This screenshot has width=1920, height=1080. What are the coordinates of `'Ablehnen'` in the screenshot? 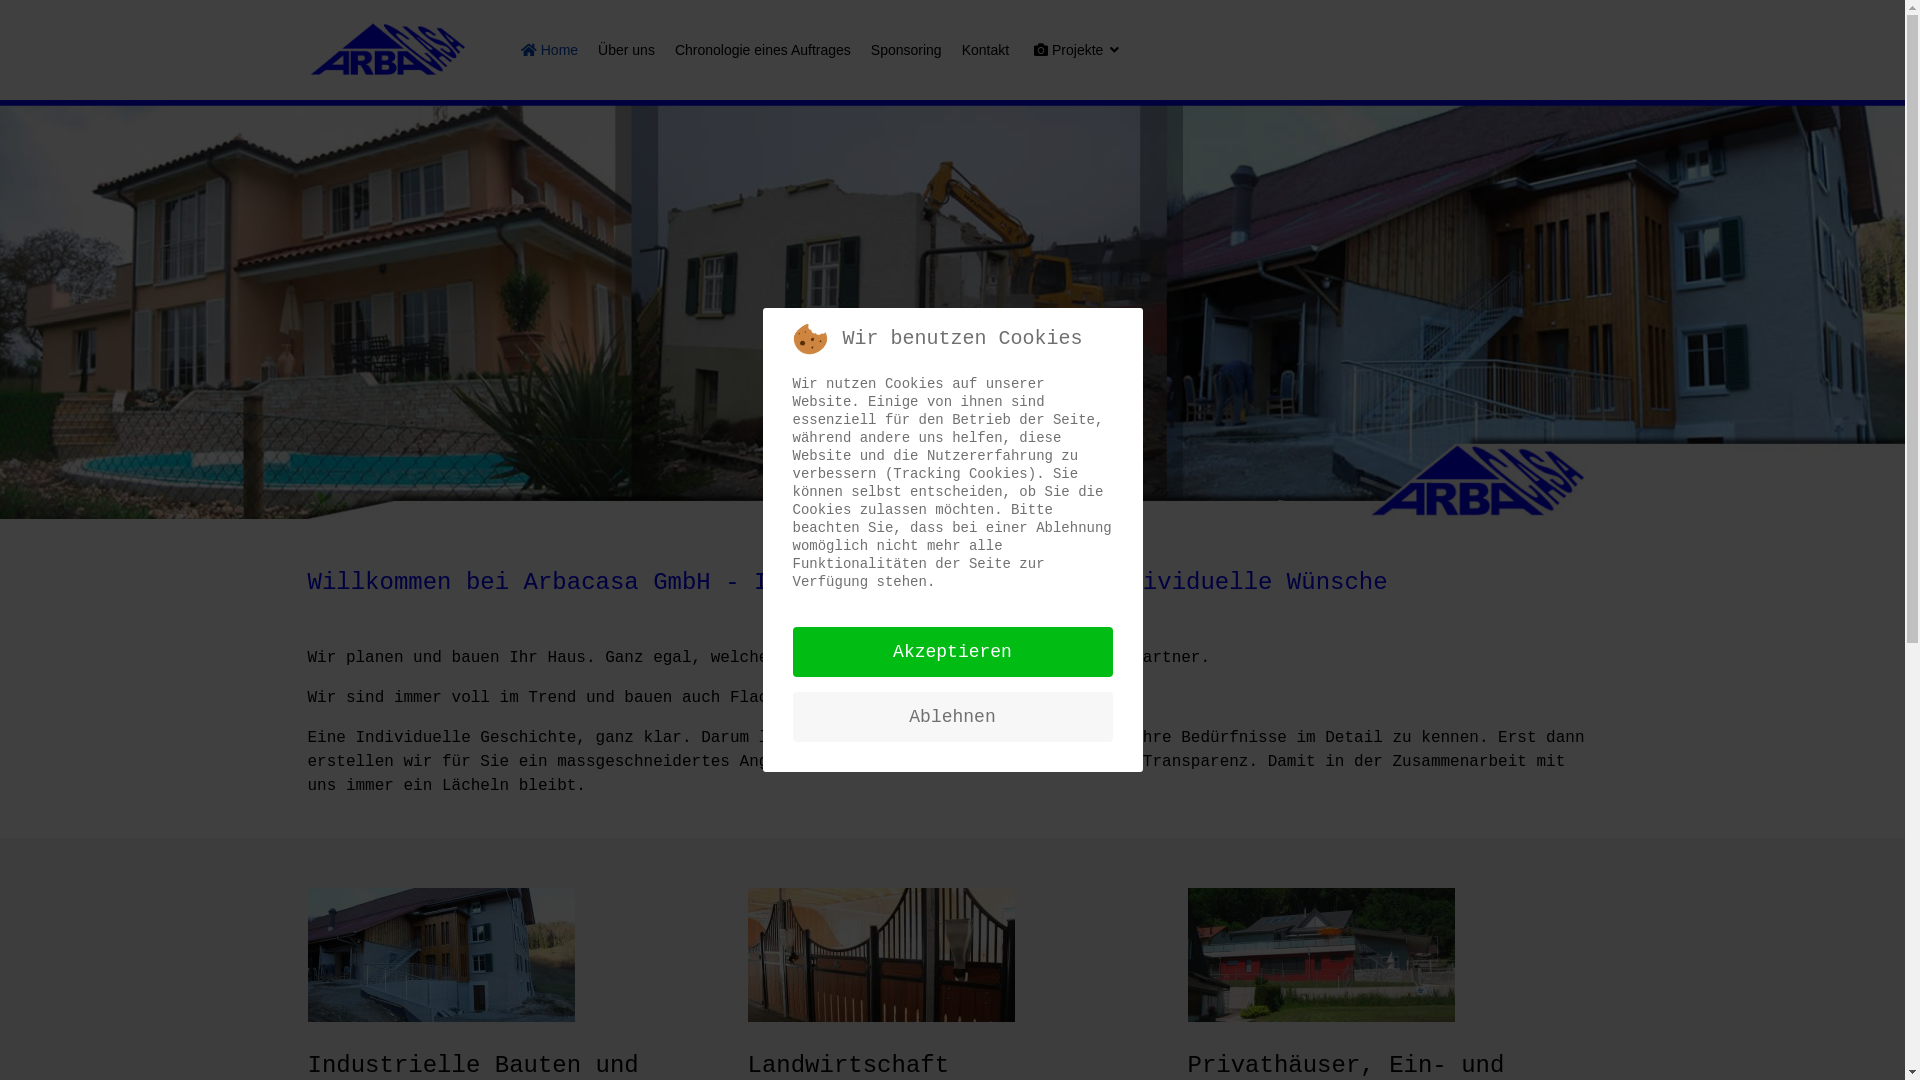 It's located at (950, 716).